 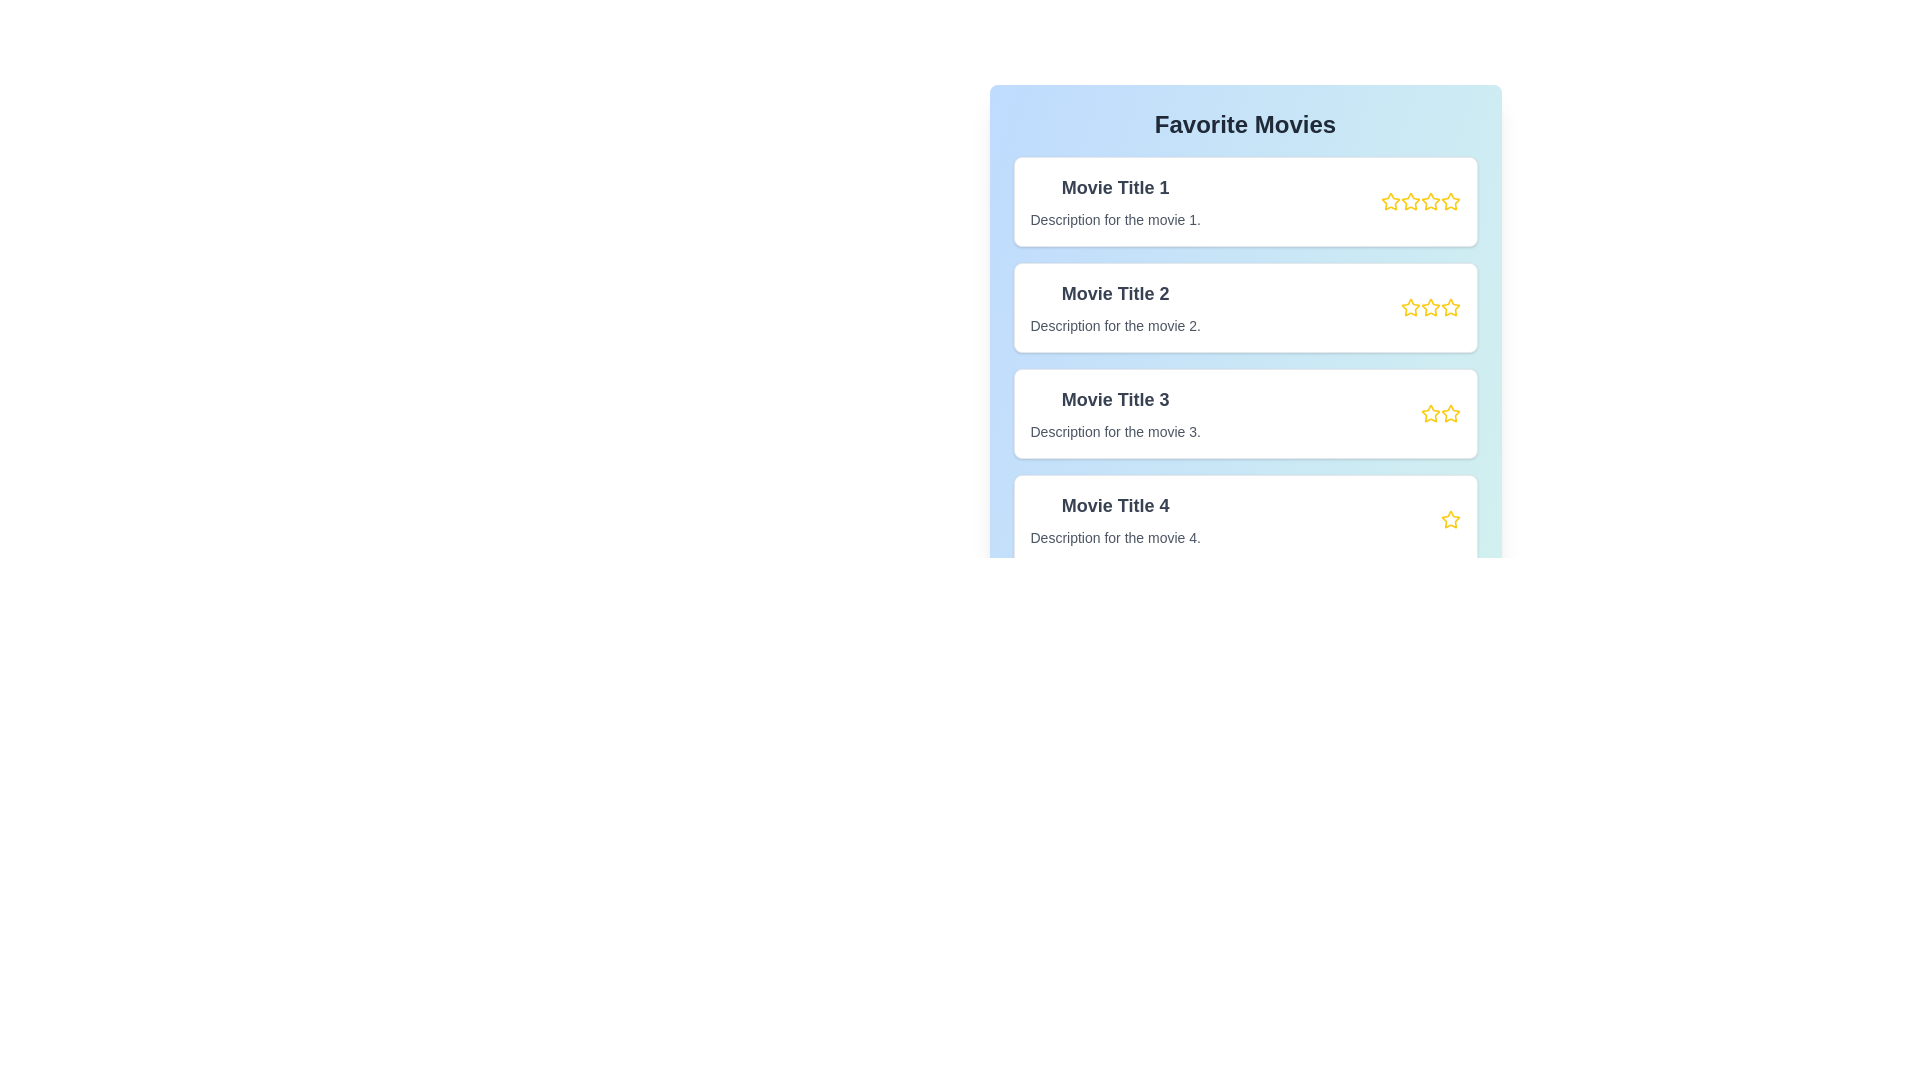 I want to click on the rating for a movie to 1 stars by clicking on the corresponding star, so click(x=1389, y=201).